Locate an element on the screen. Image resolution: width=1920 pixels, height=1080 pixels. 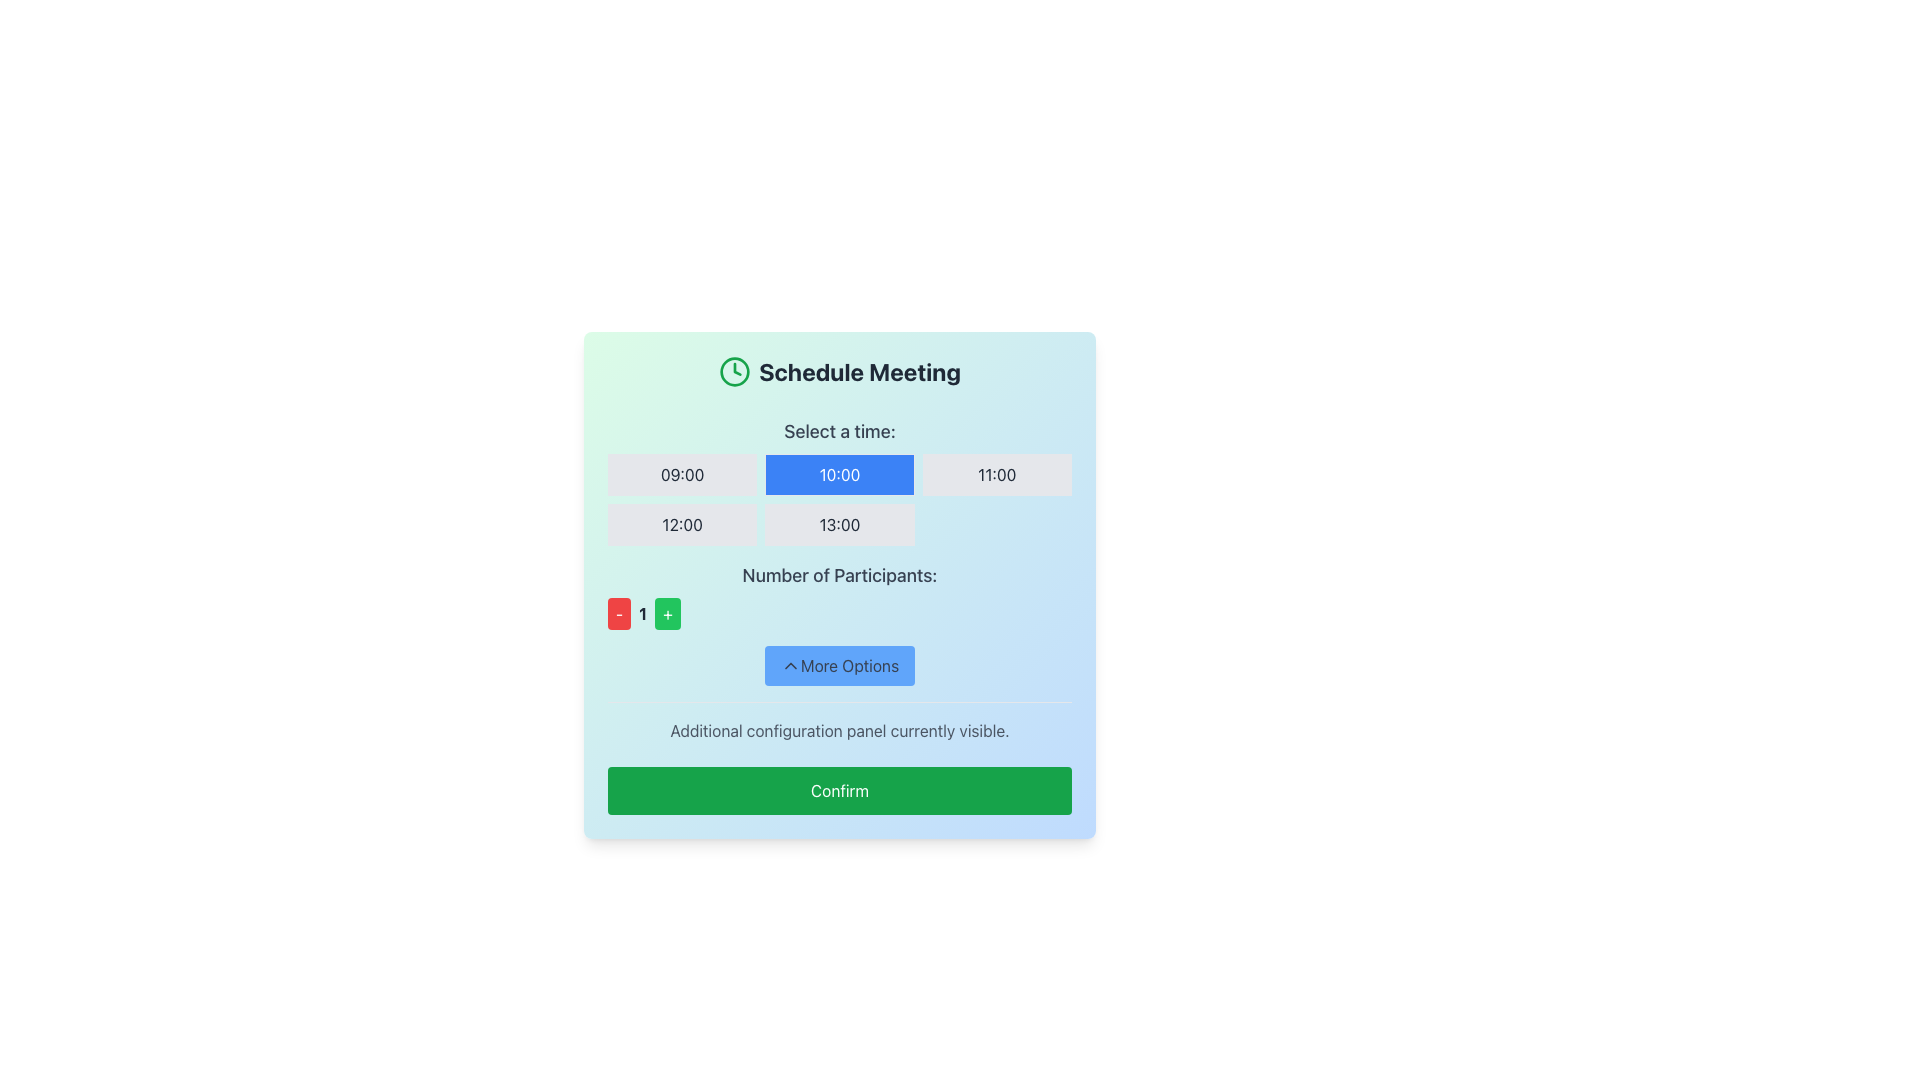
the toggle button located at the bottom-center of the modal dialog box is located at coordinates (840, 666).